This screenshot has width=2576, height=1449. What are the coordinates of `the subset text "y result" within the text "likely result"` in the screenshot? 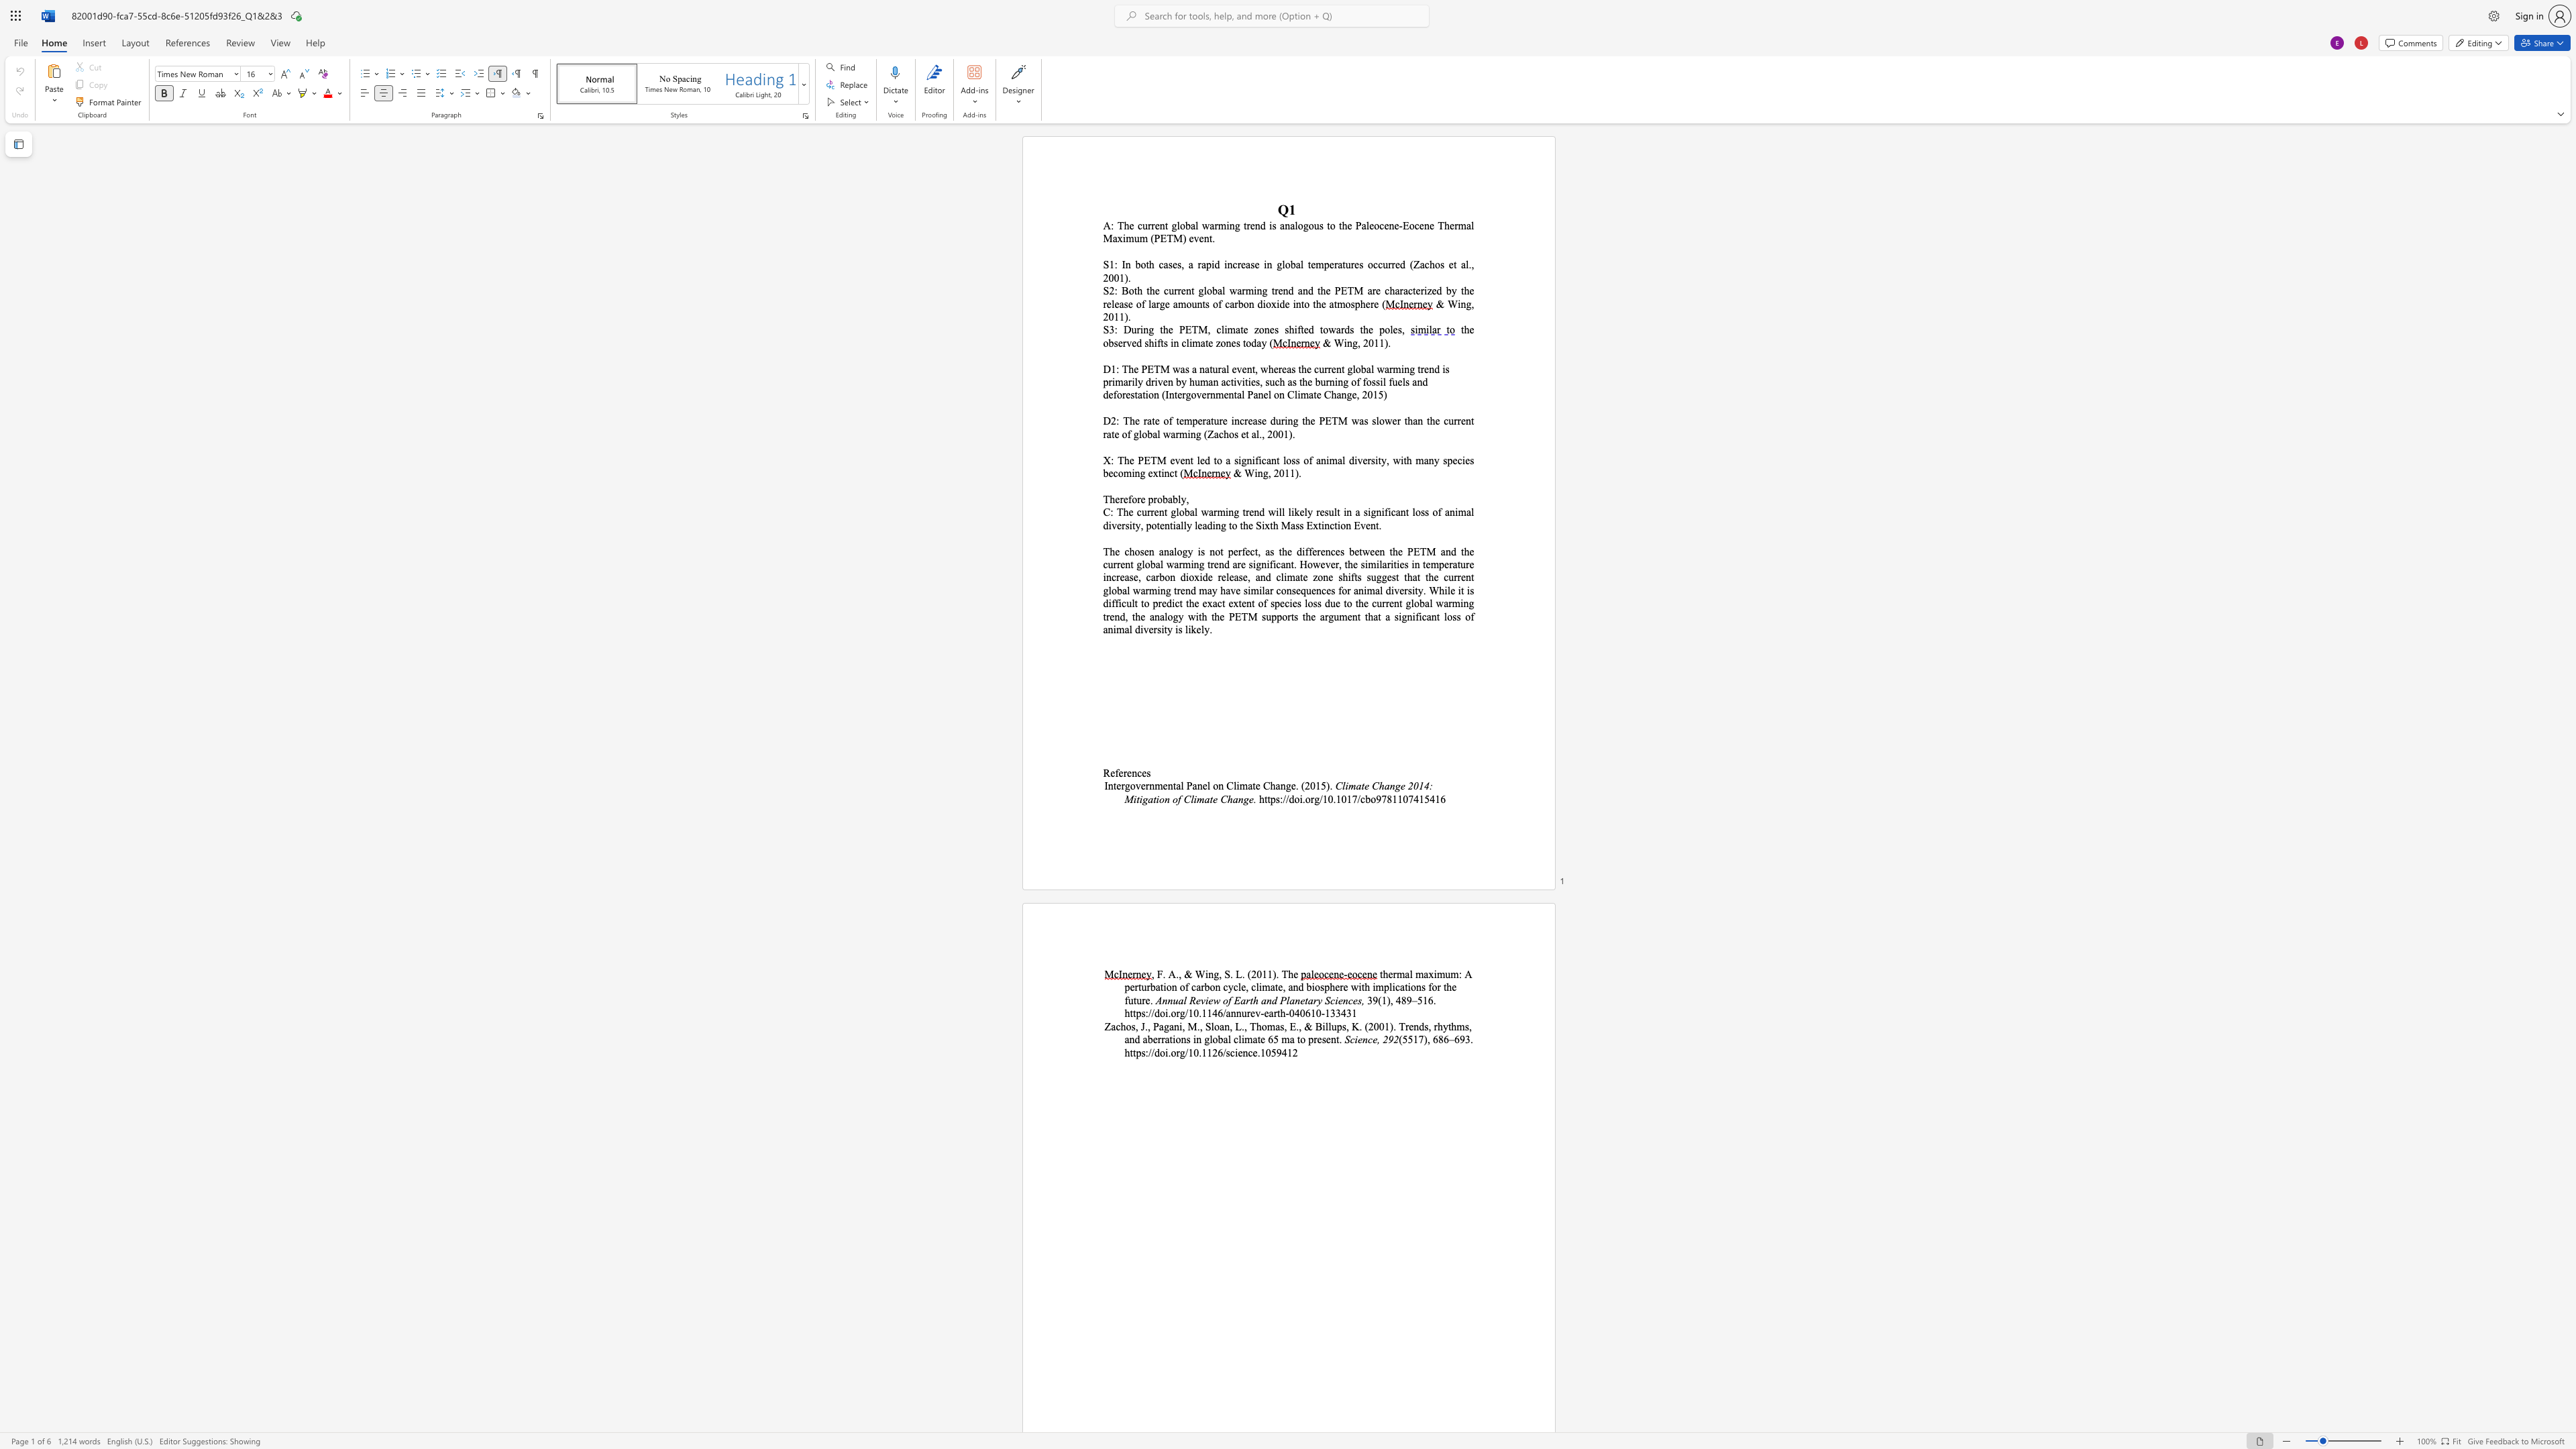 It's located at (1307, 511).